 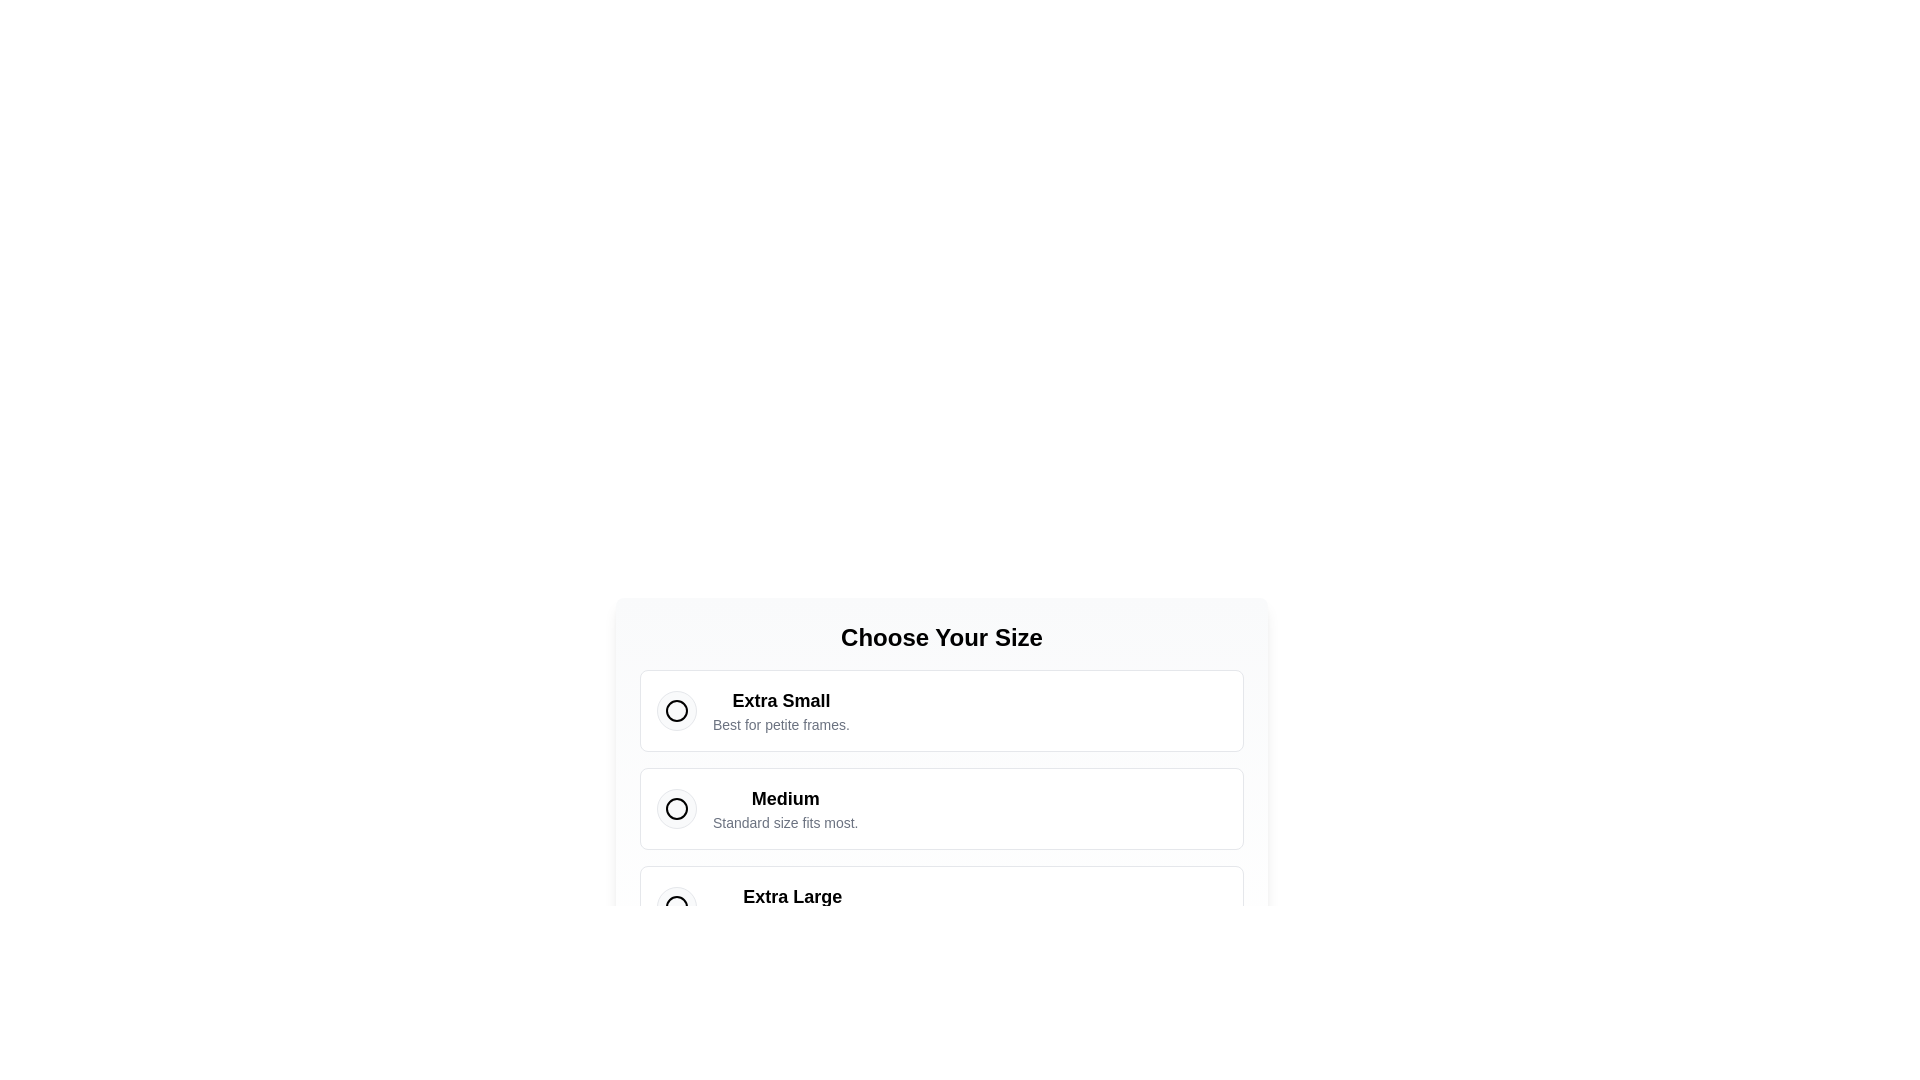 What do you see at coordinates (780, 725) in the screenshot?
I see `the text label displaying 'Best for petite frames.', which is located below the 'Extra Small' label within the size selection options` at bounding box center [780, 725].